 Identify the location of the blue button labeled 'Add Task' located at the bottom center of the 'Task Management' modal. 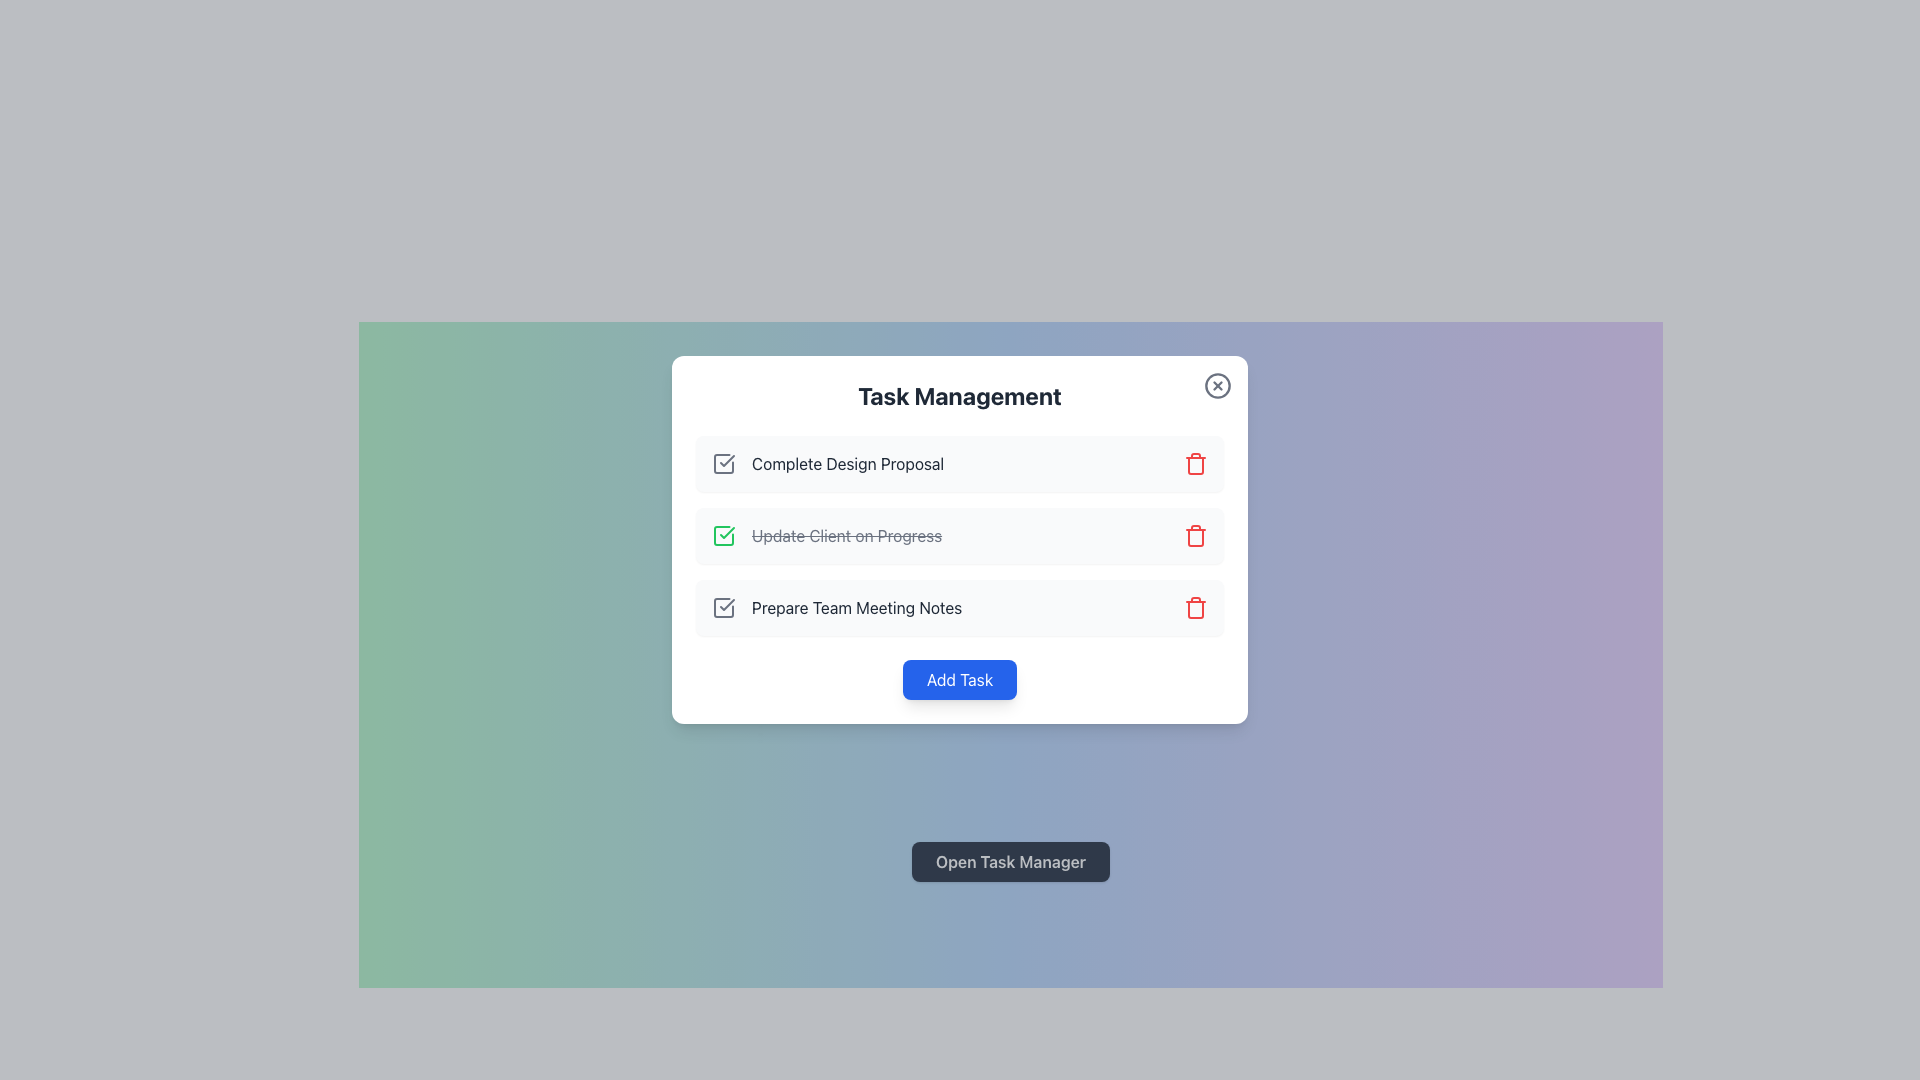
(960, 678).